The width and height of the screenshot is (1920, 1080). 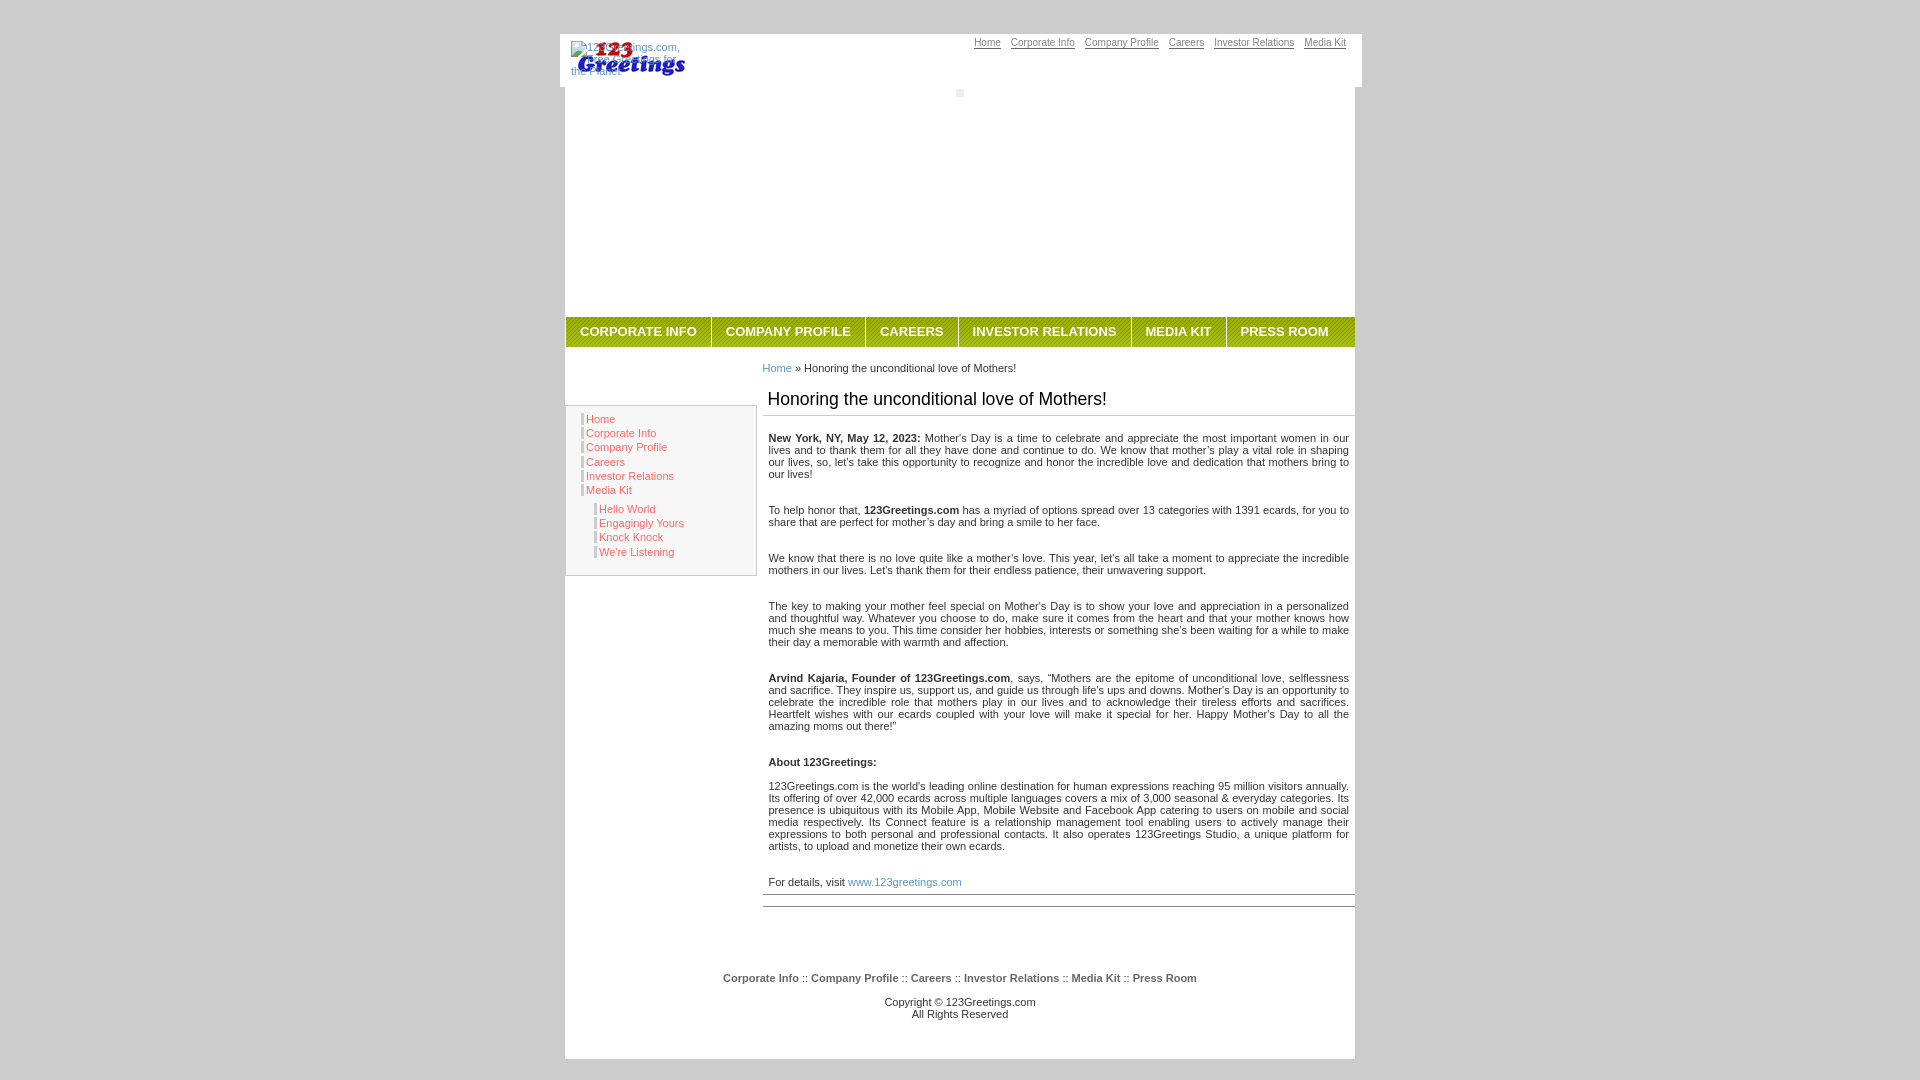 I want to click on 'Corporate Info', so click(x=1041, y=42).